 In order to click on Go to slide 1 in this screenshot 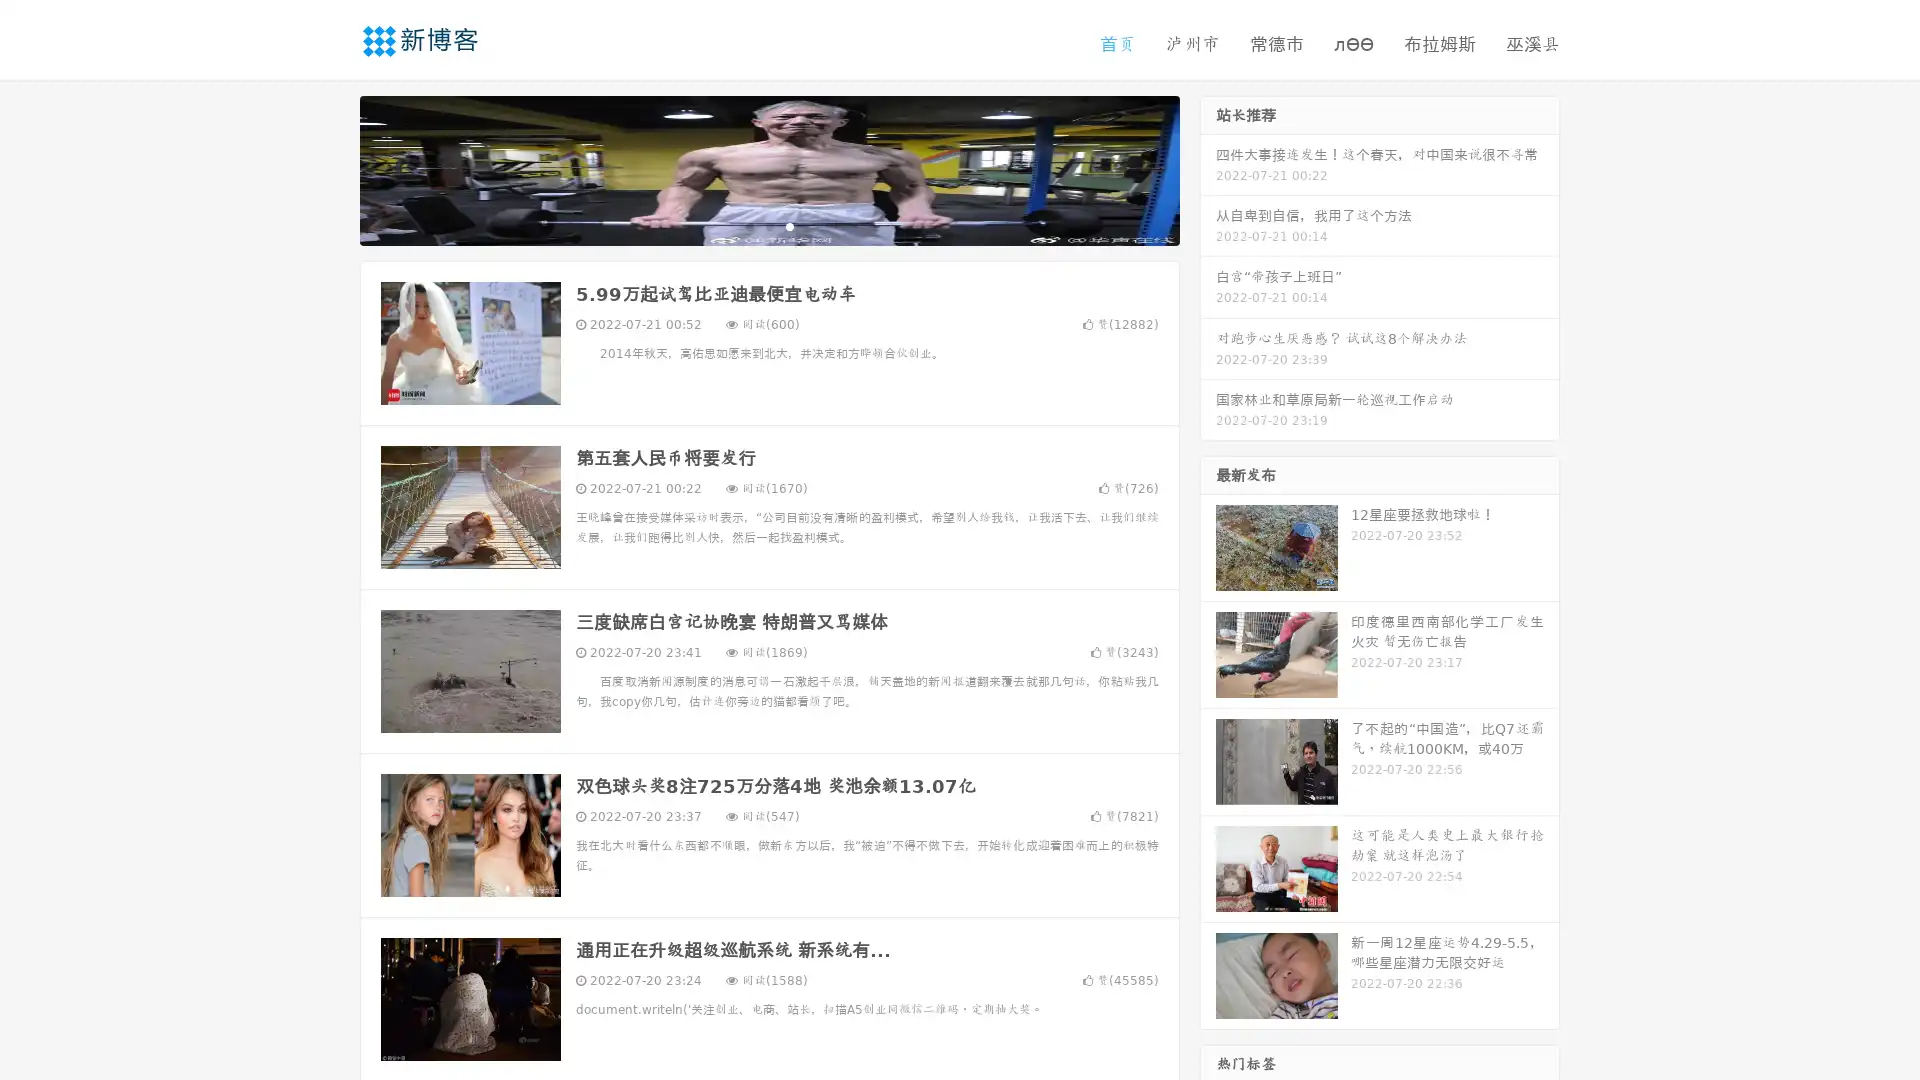, I will do `click(748, 225)`.